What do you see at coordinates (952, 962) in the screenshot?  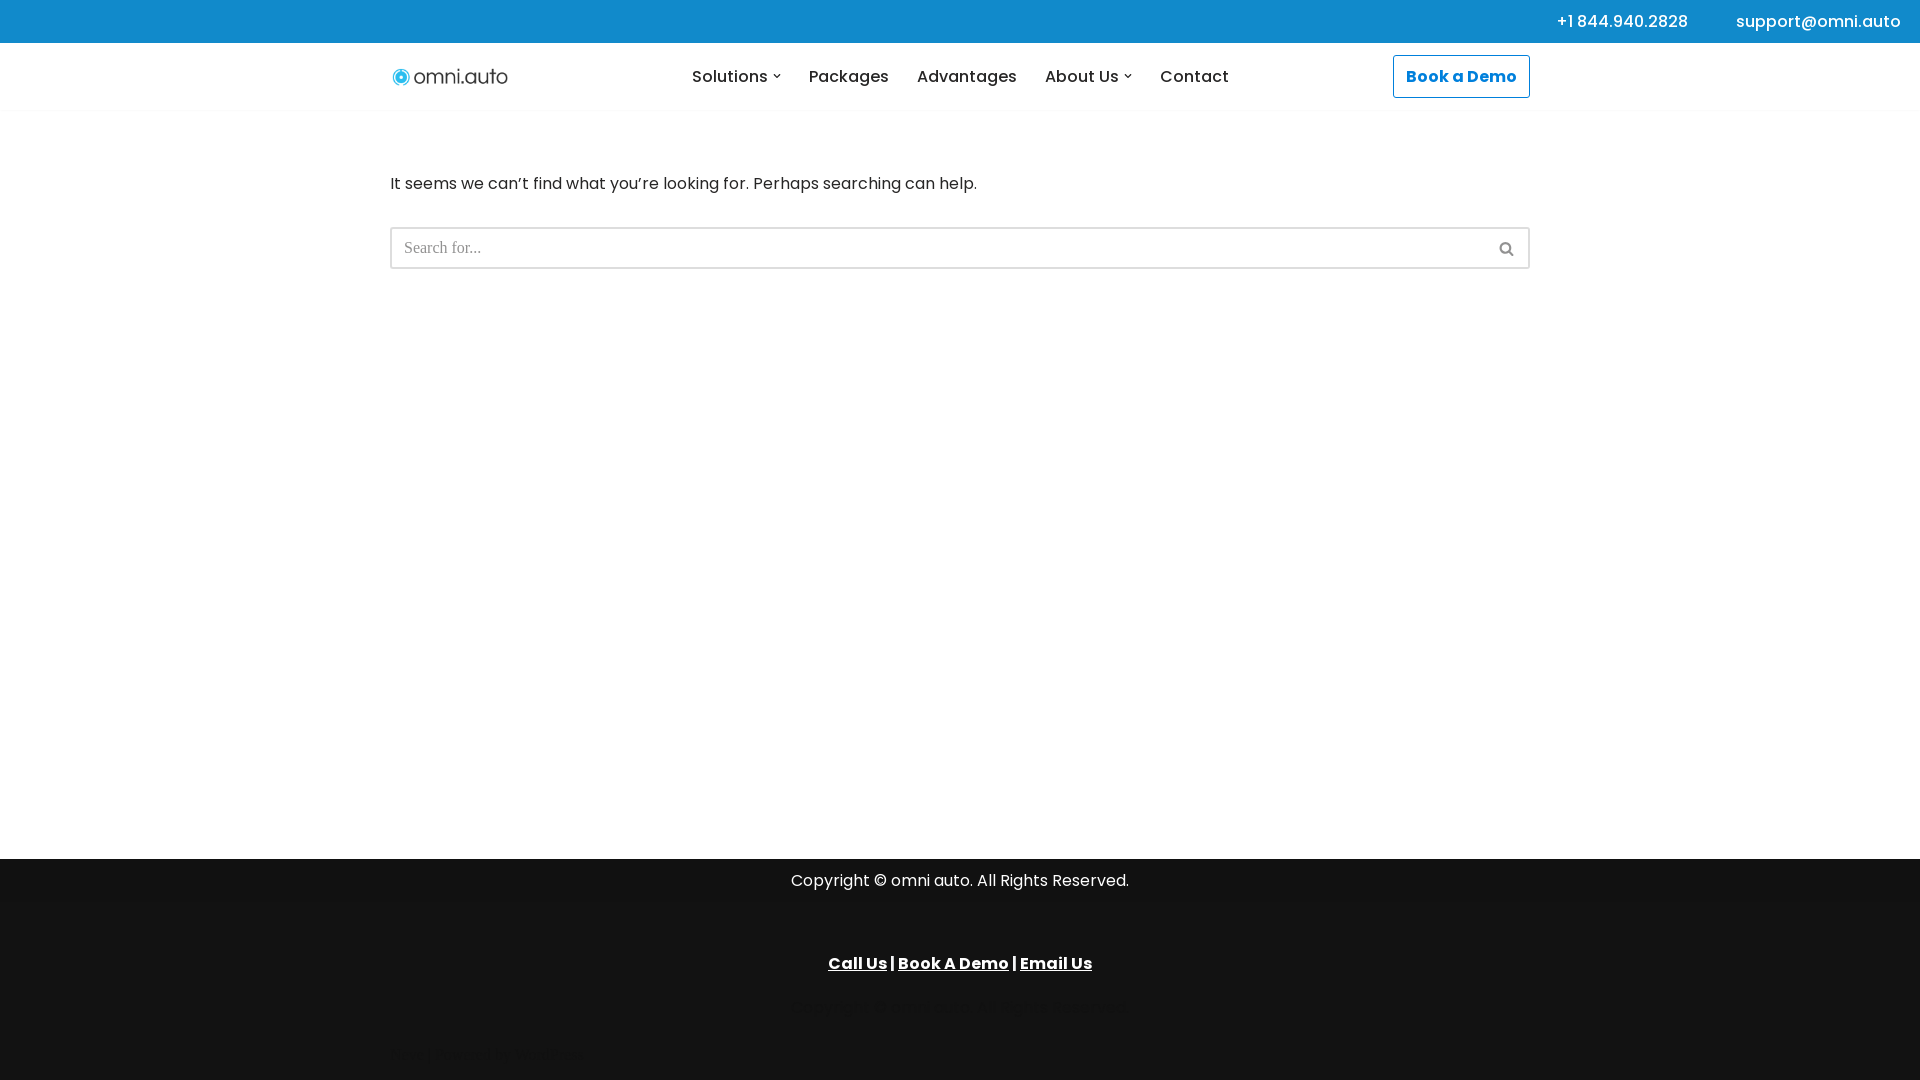 I see `'Book A Demo'` at bounding box center [952, 962].